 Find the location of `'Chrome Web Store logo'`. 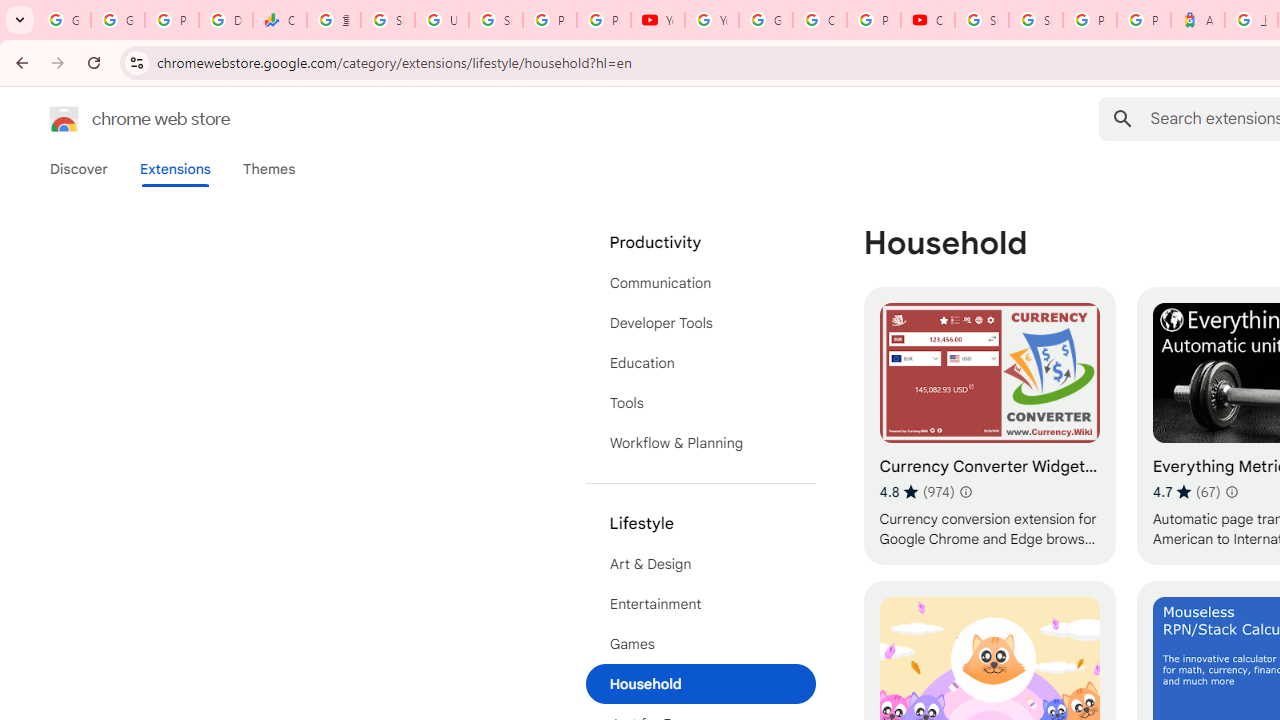

'Chrome Web Store logo' is located at coordinates (64, 119).